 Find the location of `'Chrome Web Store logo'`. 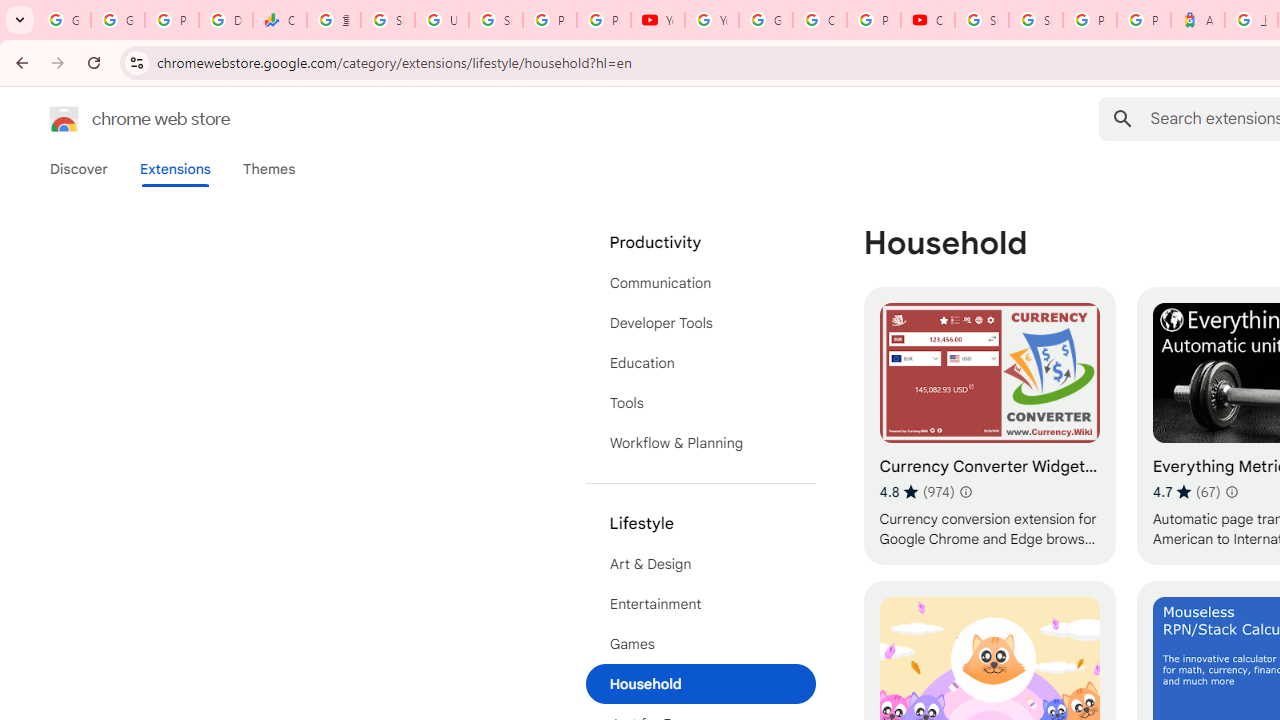

'Chrome Web Store logo' is located at coordinates (64, 119).